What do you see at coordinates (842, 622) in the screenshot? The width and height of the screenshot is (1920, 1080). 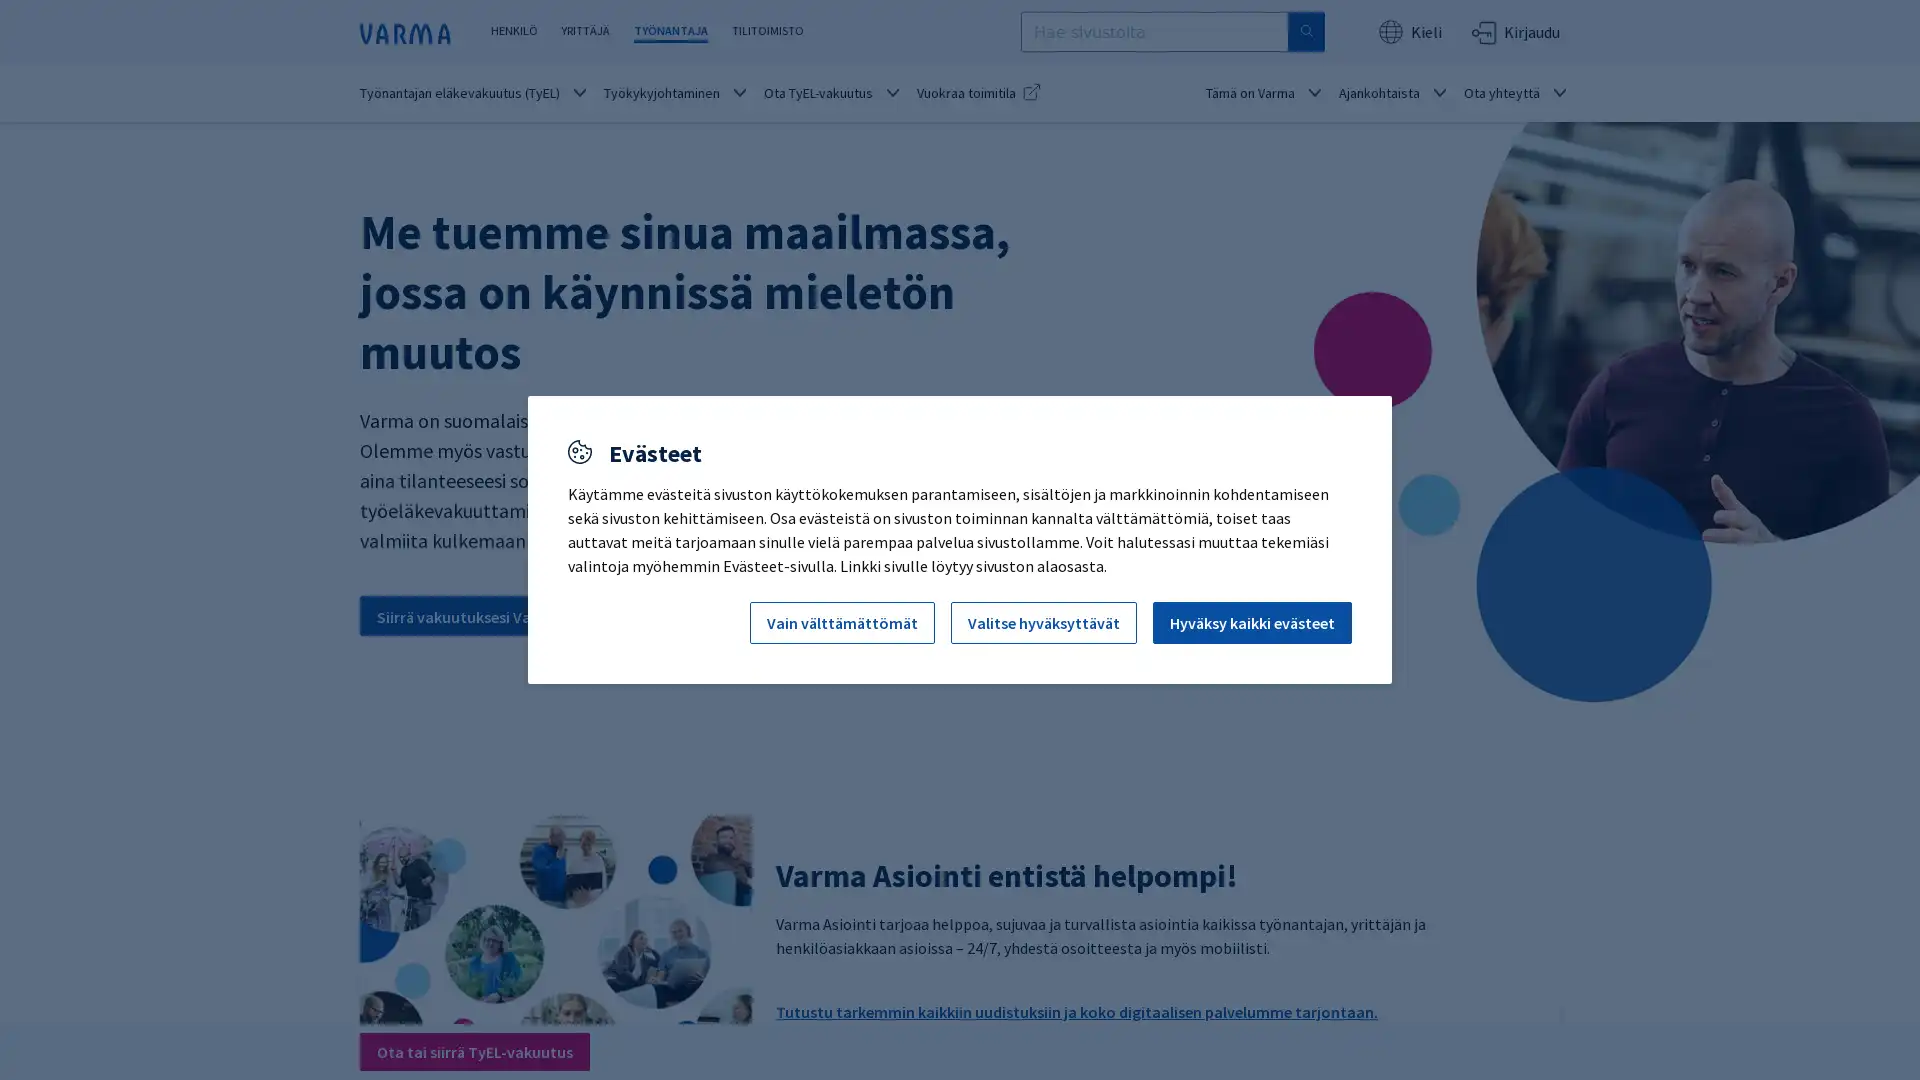 I see `Vain valttamattomat` at bounding box center [842, 622].